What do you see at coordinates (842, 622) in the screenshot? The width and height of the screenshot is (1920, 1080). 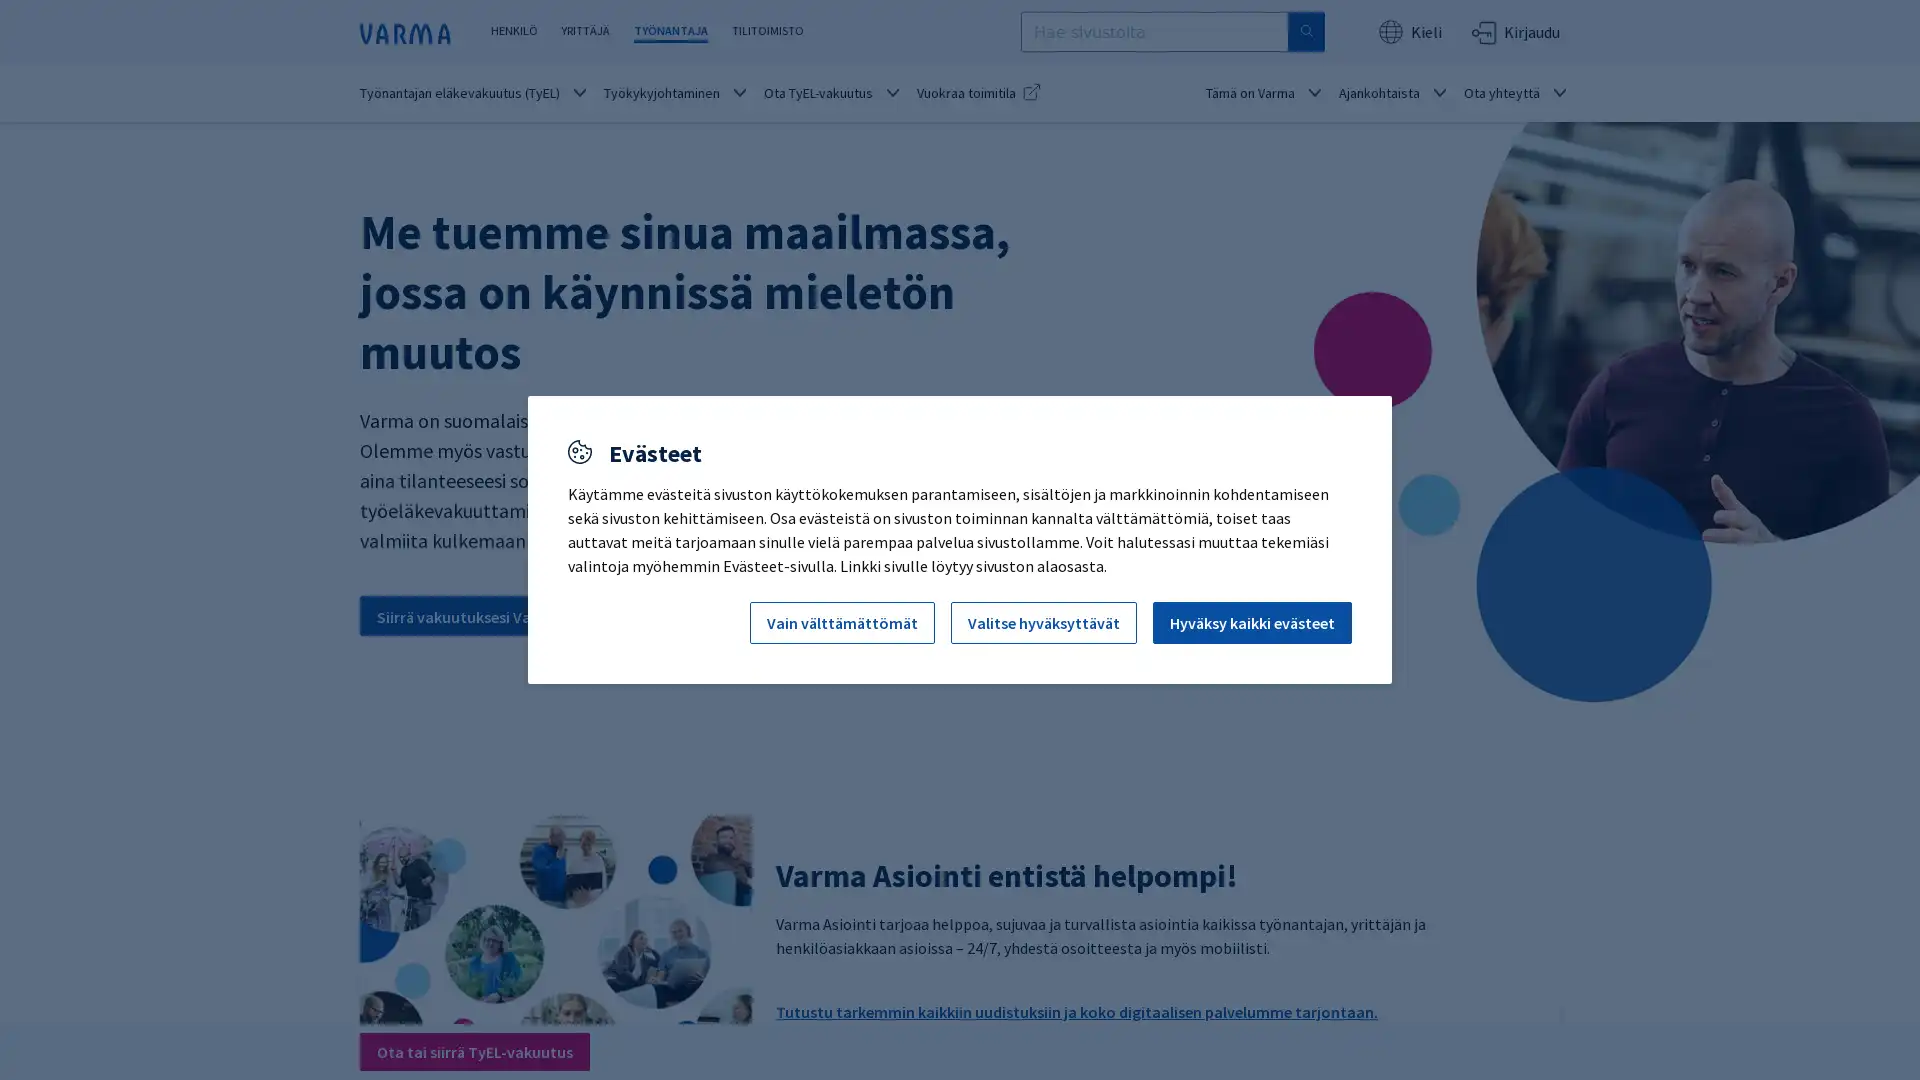 I see `Vain valttamattomat` at bounding box center [842, 622].